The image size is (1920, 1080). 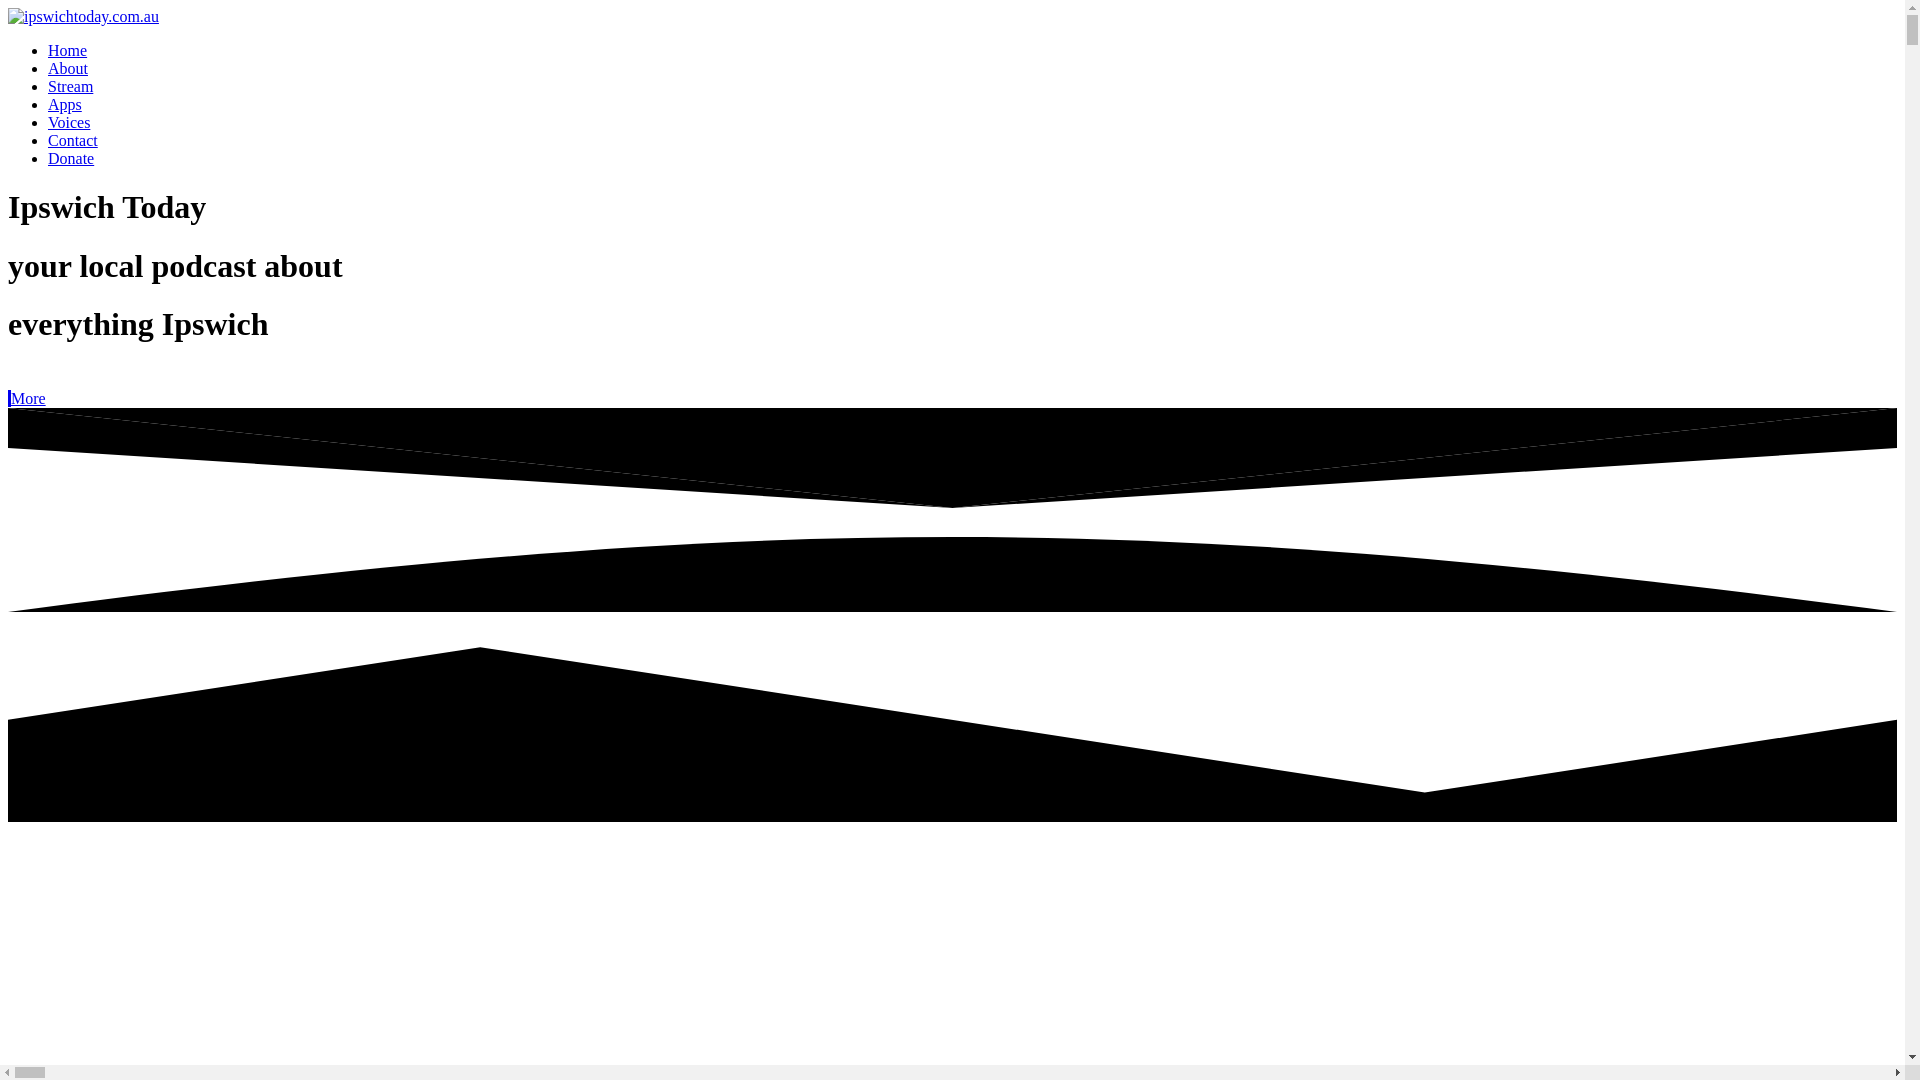 What do you see at coordinates (65, 104) in the screenshot?
I see `'Apps'` at bounding box center [65, 104].